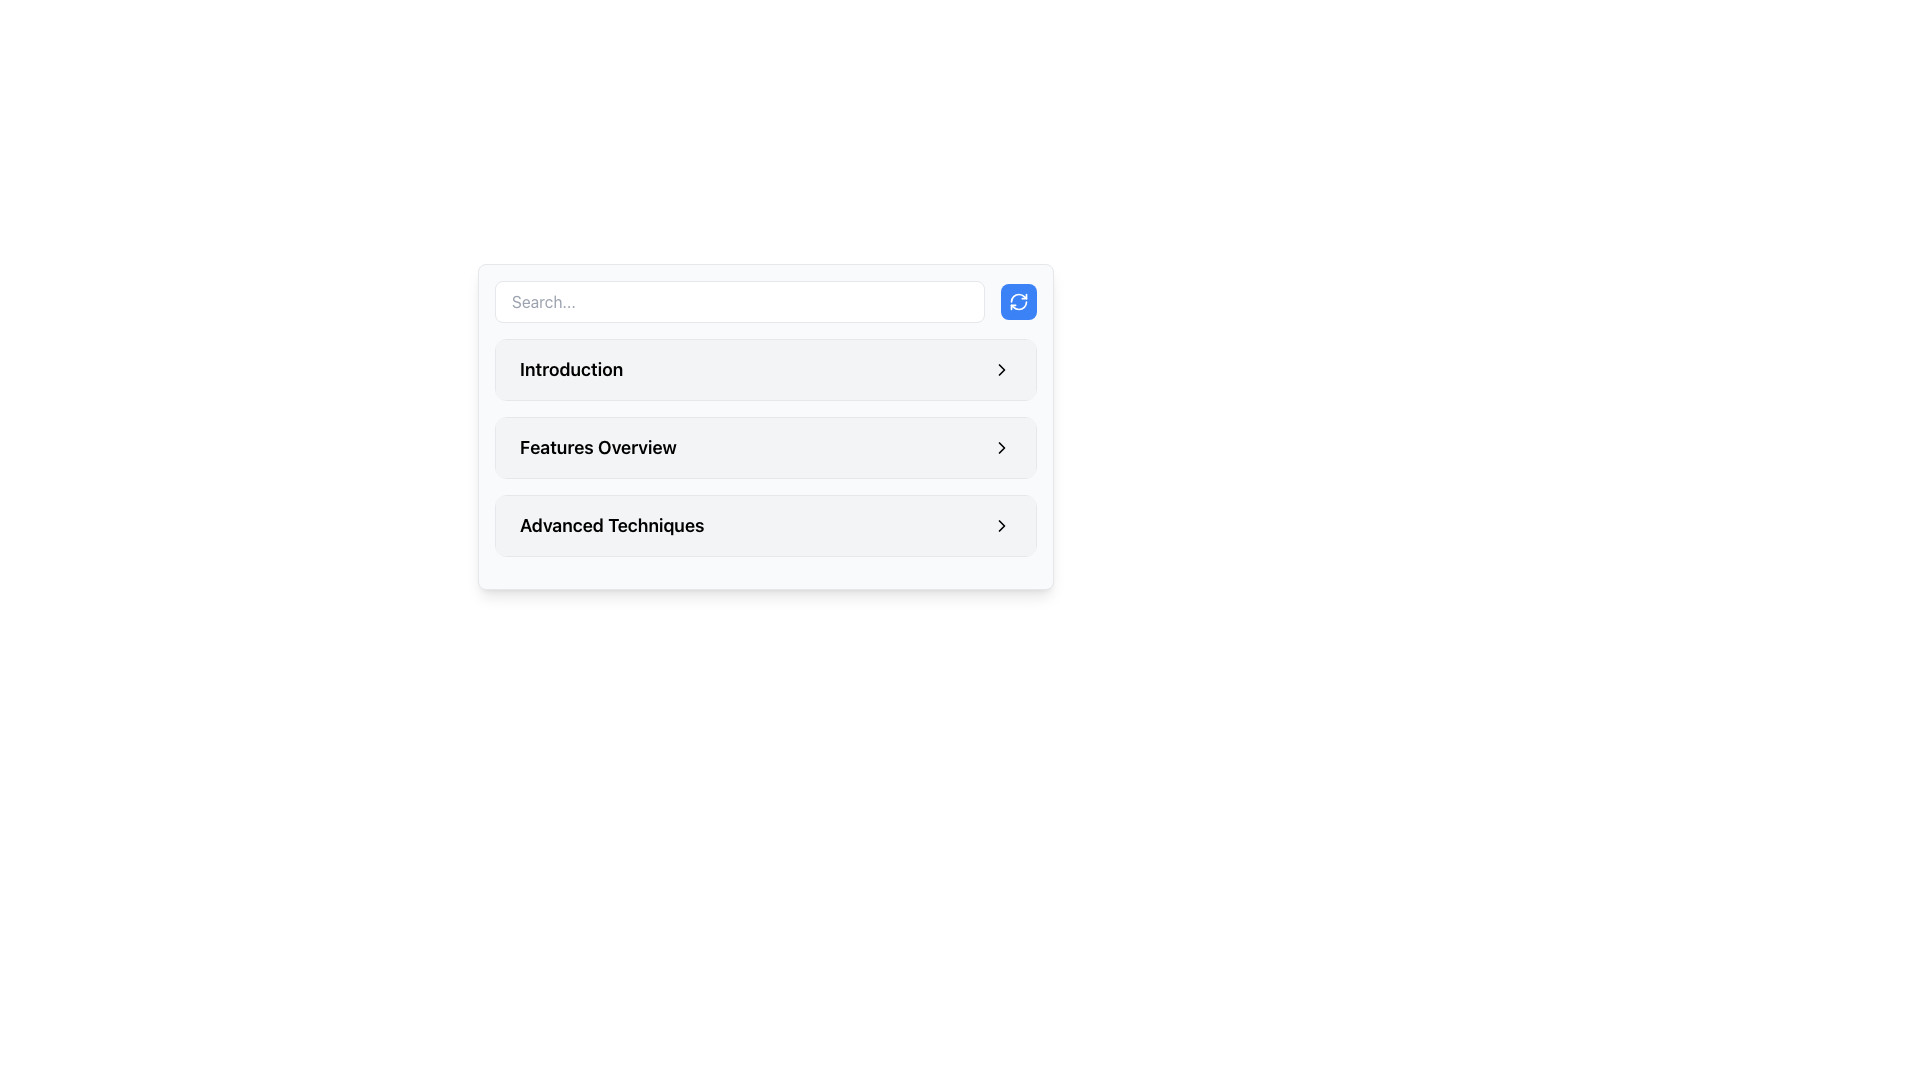 The height and width of the screenshot is (1080, 1920). What do you see at coordinates (1018, 301) in the screenshot?
I see `the blue rectangular button with a refresh icon` at bounding box center [1018, 301].